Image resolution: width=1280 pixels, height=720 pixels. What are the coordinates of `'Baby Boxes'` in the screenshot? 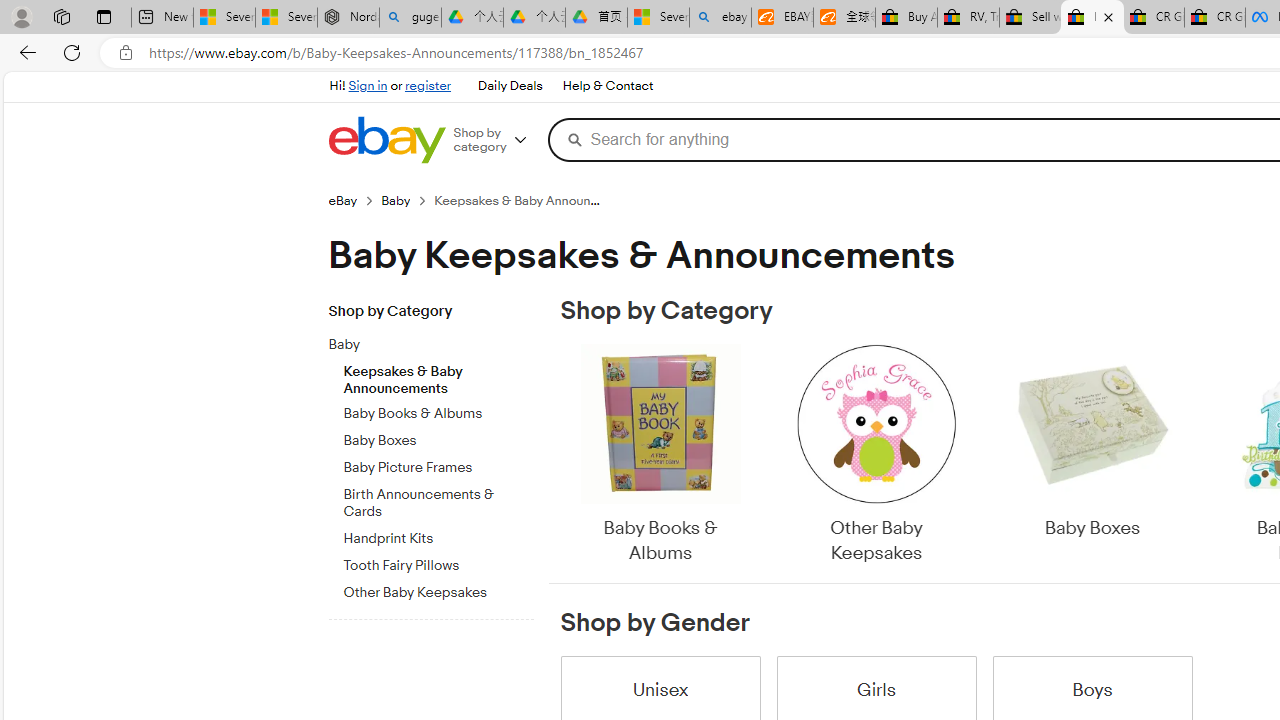 It's located at (1091, 455).